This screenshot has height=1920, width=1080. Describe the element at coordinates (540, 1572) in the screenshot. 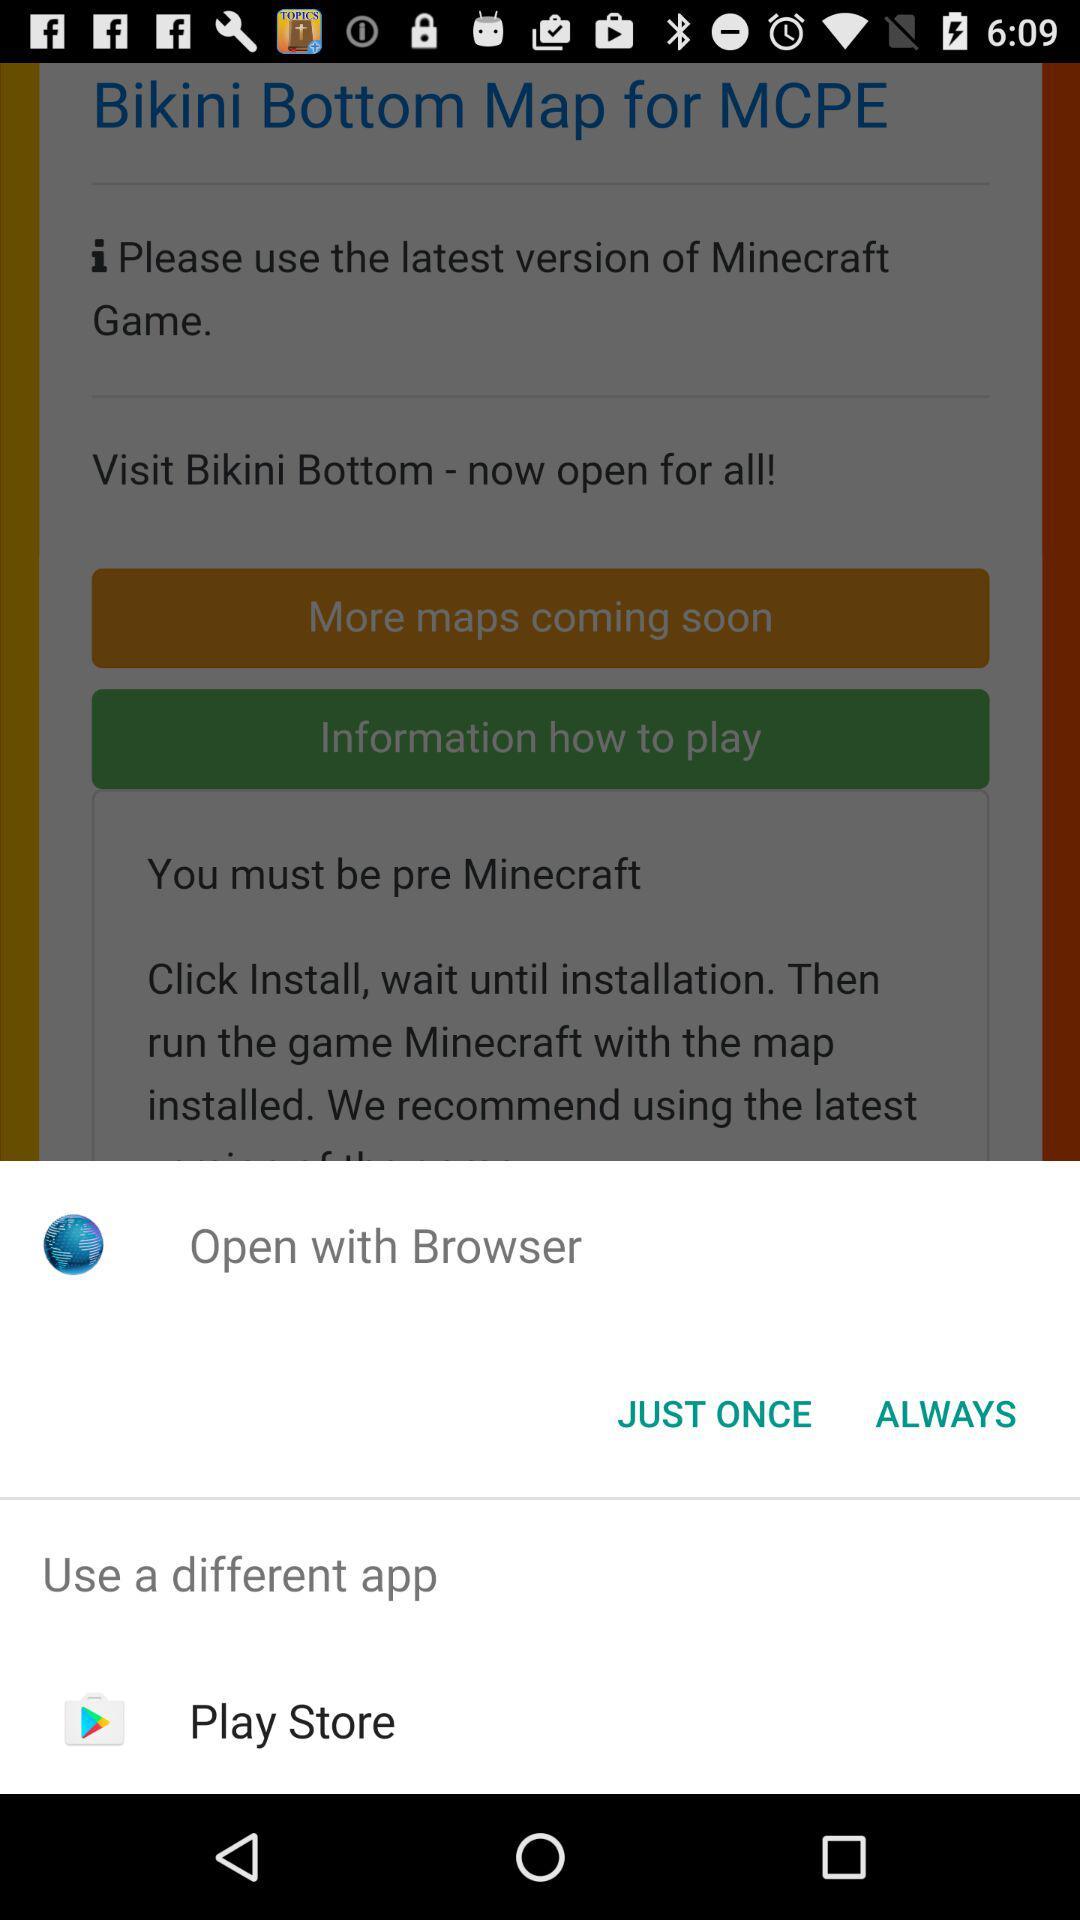

I see `item above the play store app` at that location.